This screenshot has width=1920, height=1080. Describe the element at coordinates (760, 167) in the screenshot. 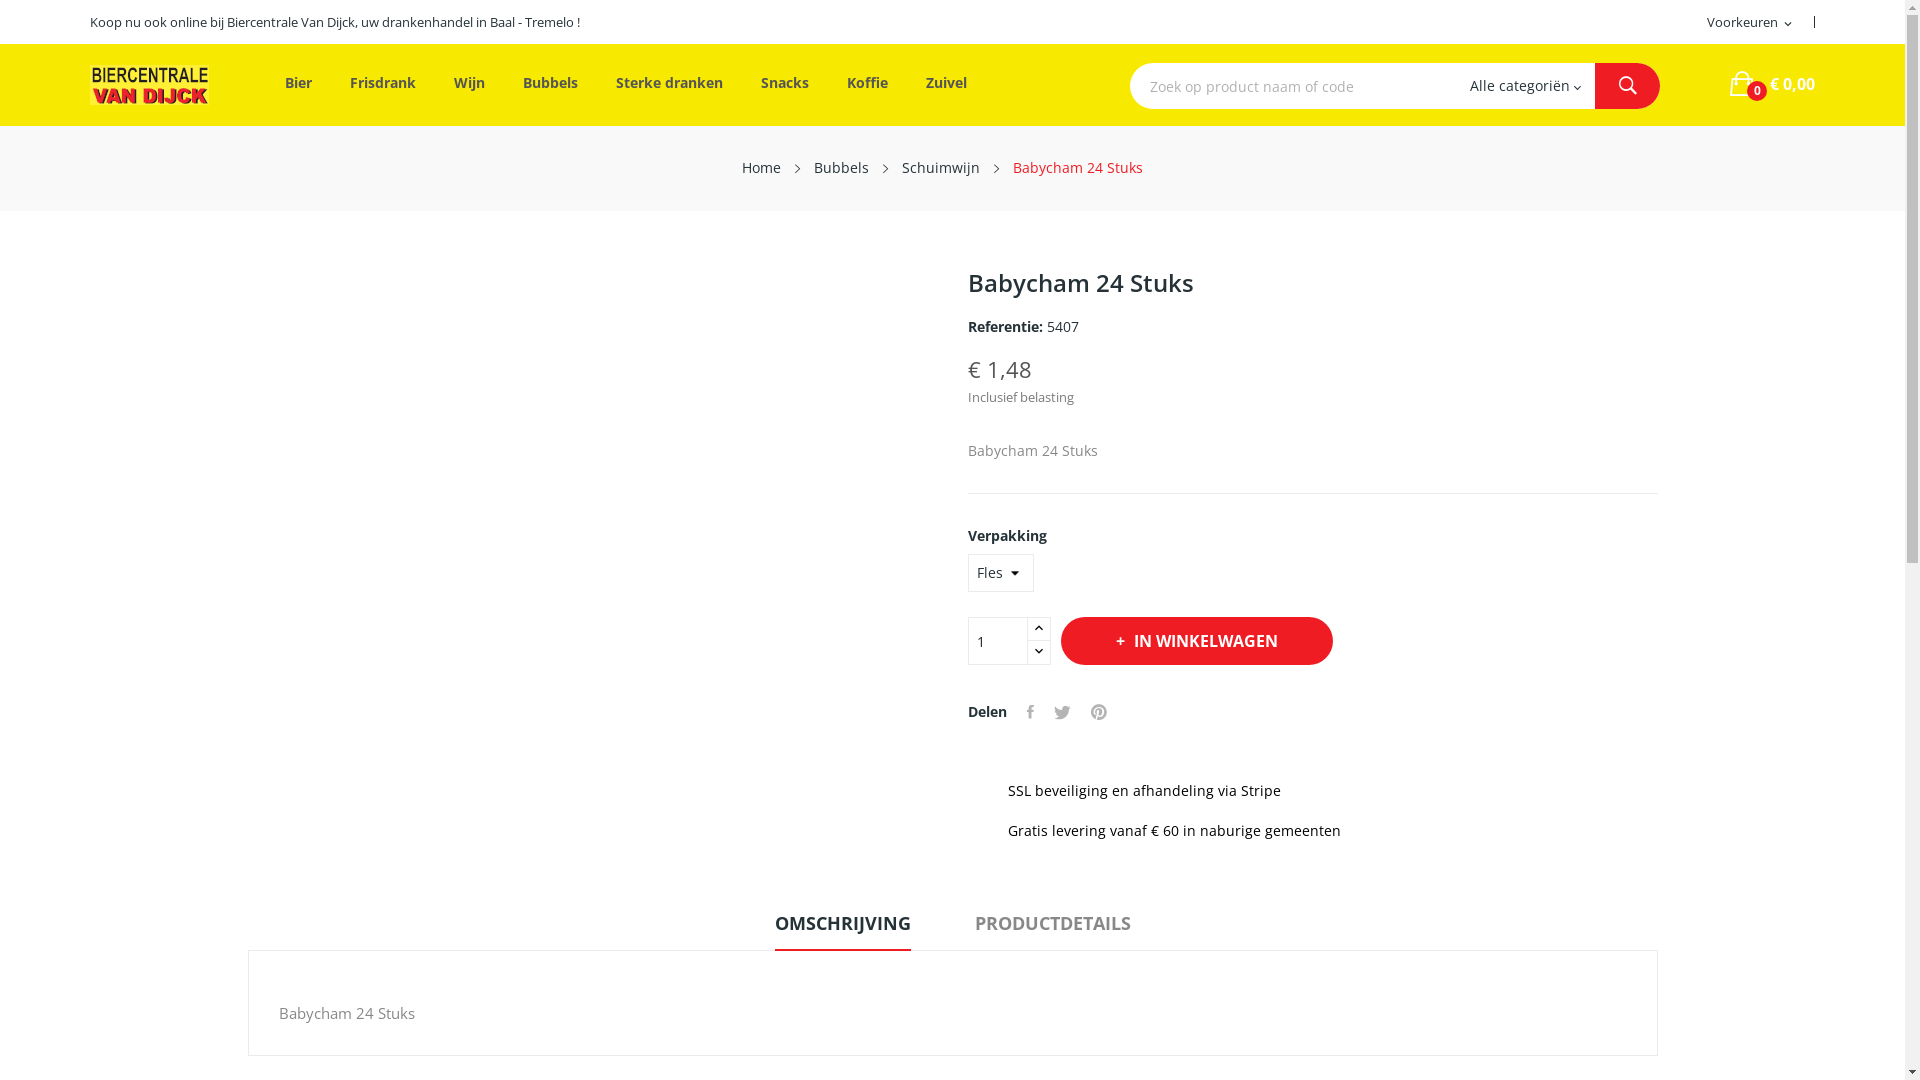

I see `'Home'` at that location.